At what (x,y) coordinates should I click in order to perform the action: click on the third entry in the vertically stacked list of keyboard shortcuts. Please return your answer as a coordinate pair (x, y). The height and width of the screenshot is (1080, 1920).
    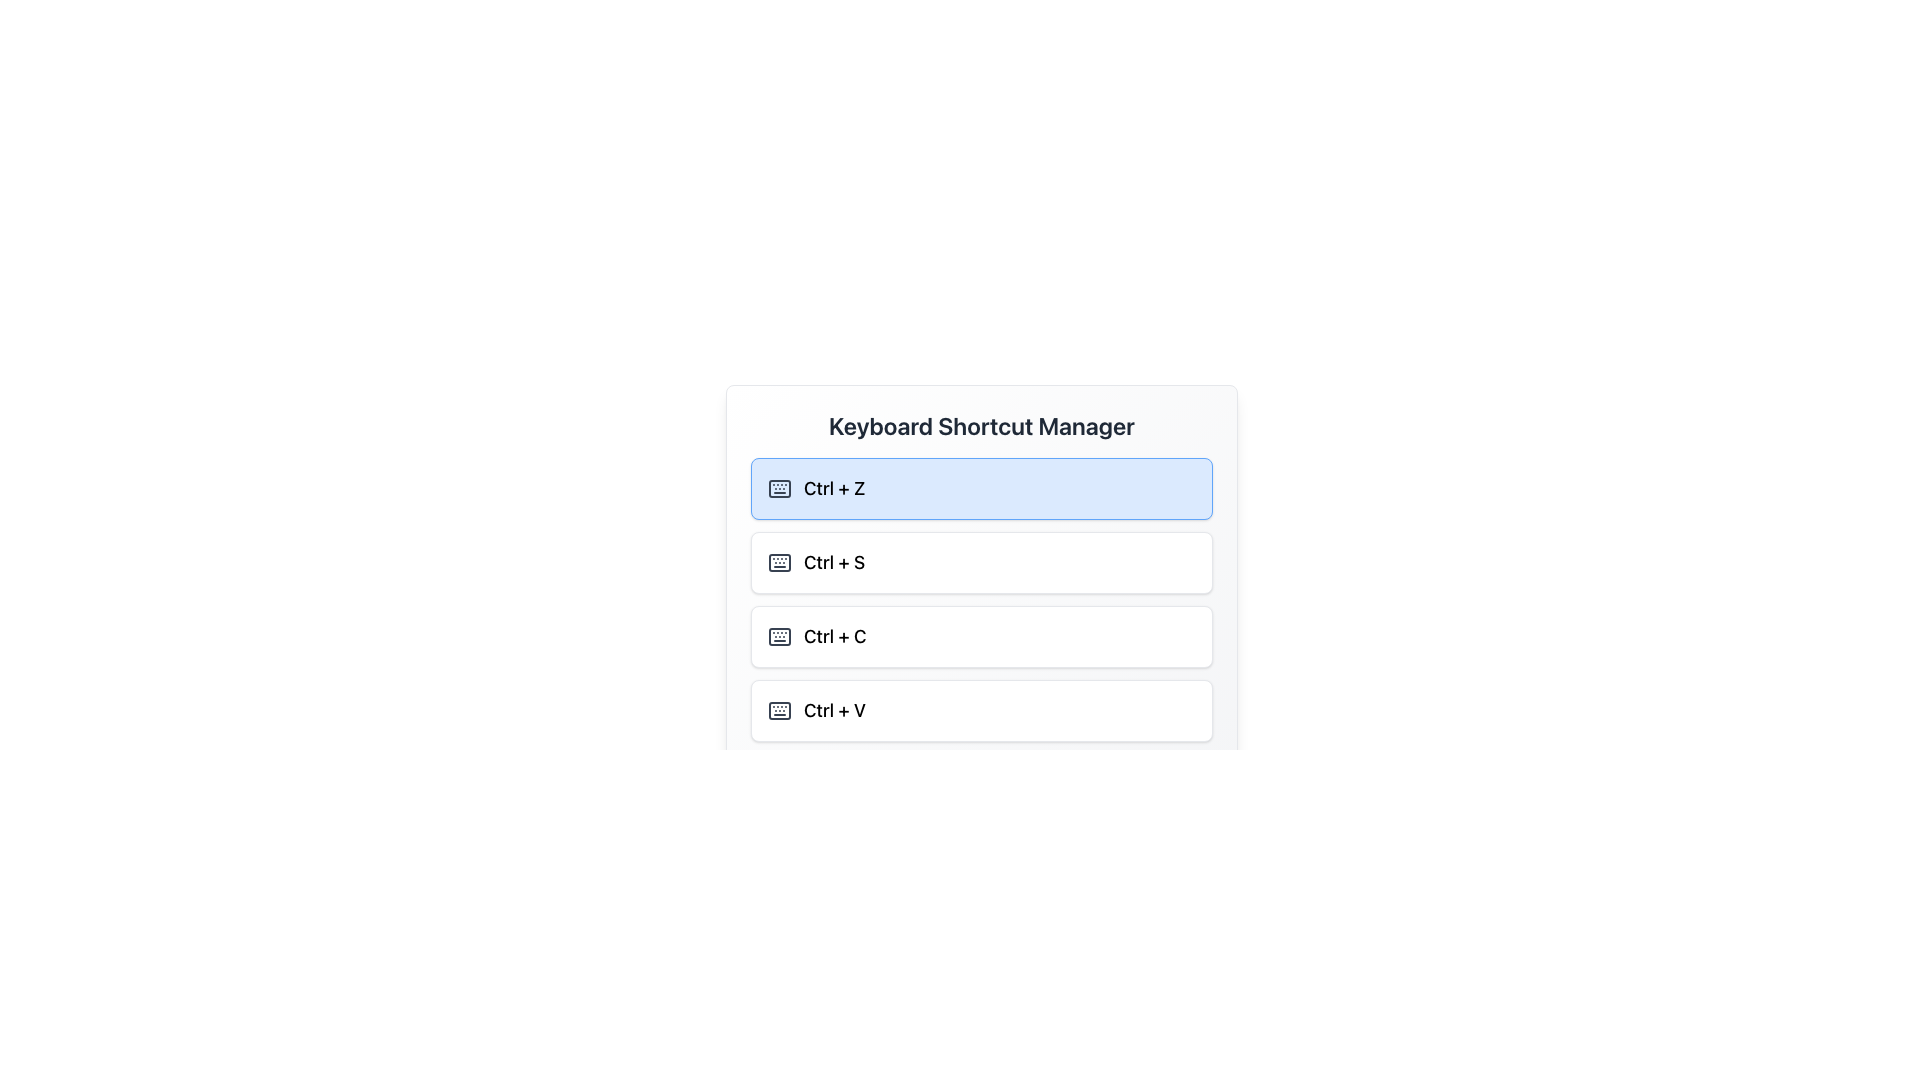
    Looking at the image, I should click on (982, 626).